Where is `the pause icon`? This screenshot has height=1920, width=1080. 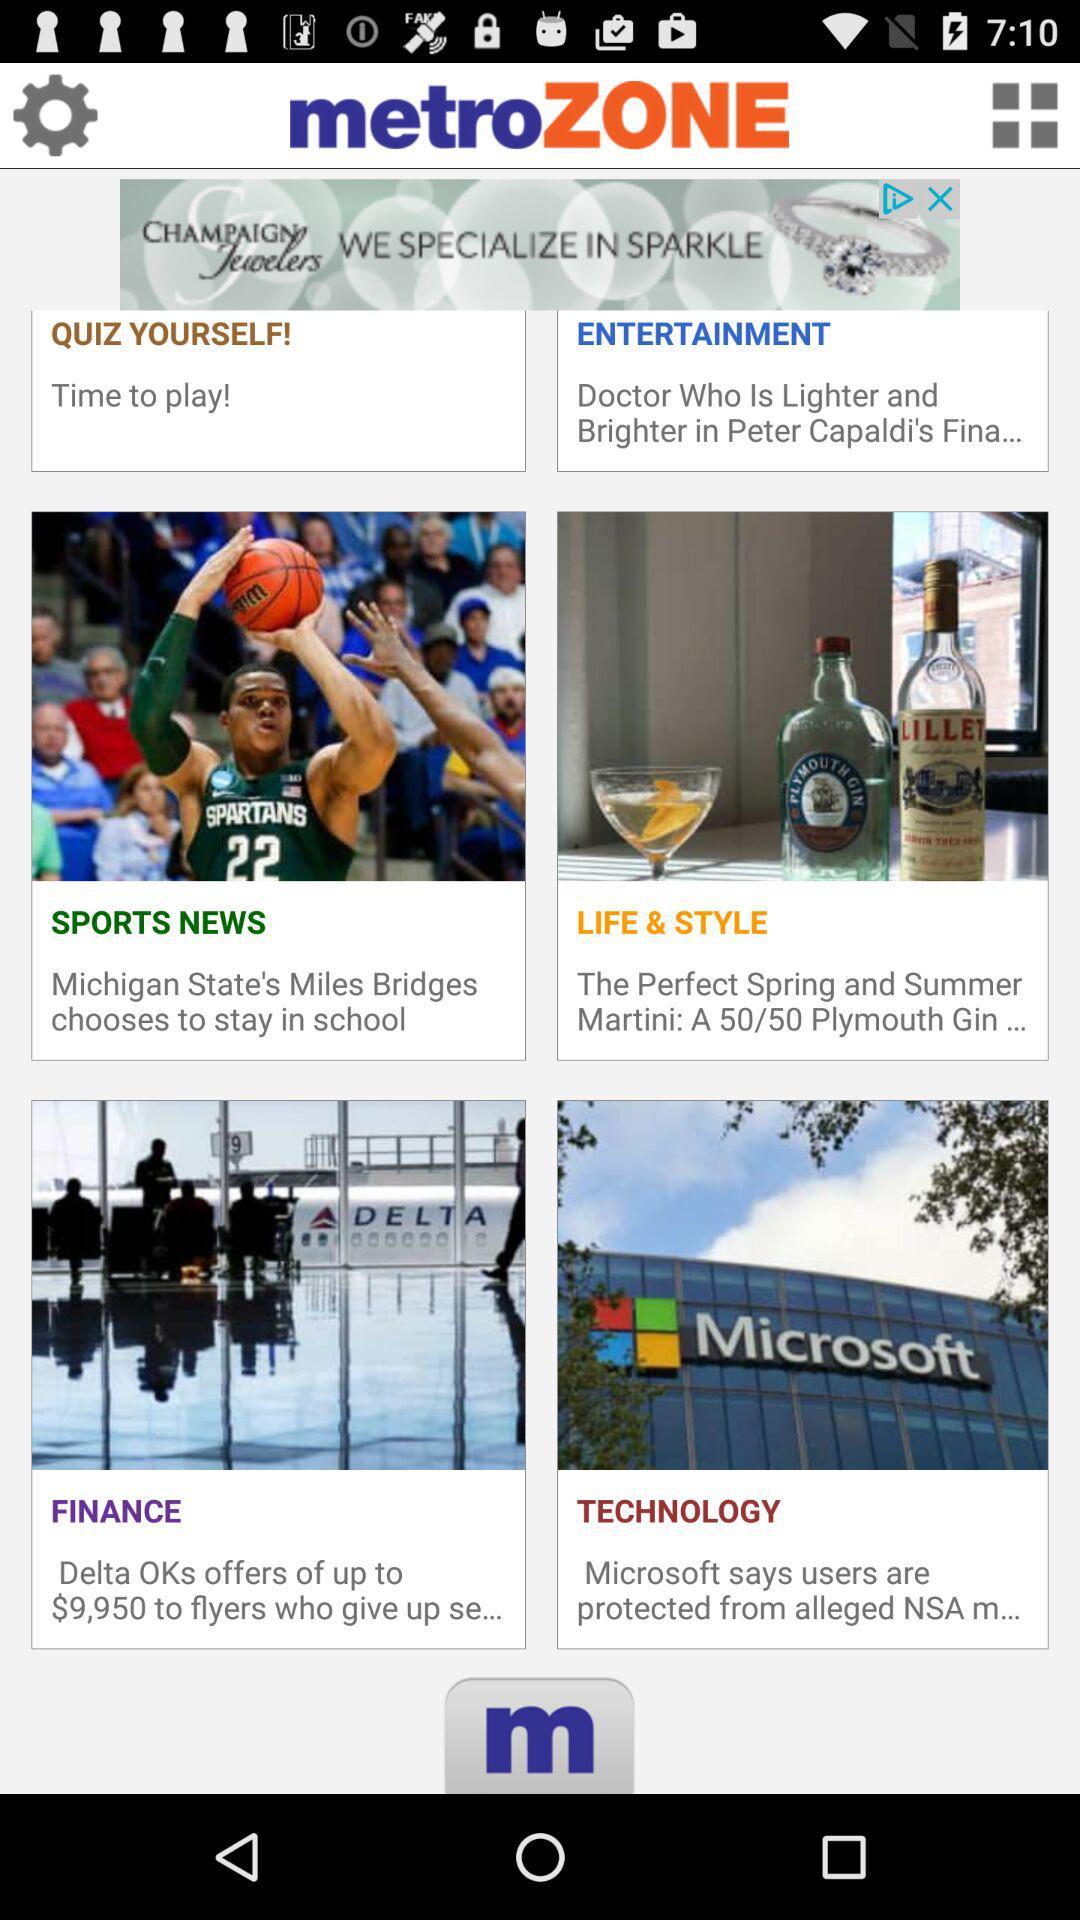 the pause icon is located at coordinates (540, 1876).